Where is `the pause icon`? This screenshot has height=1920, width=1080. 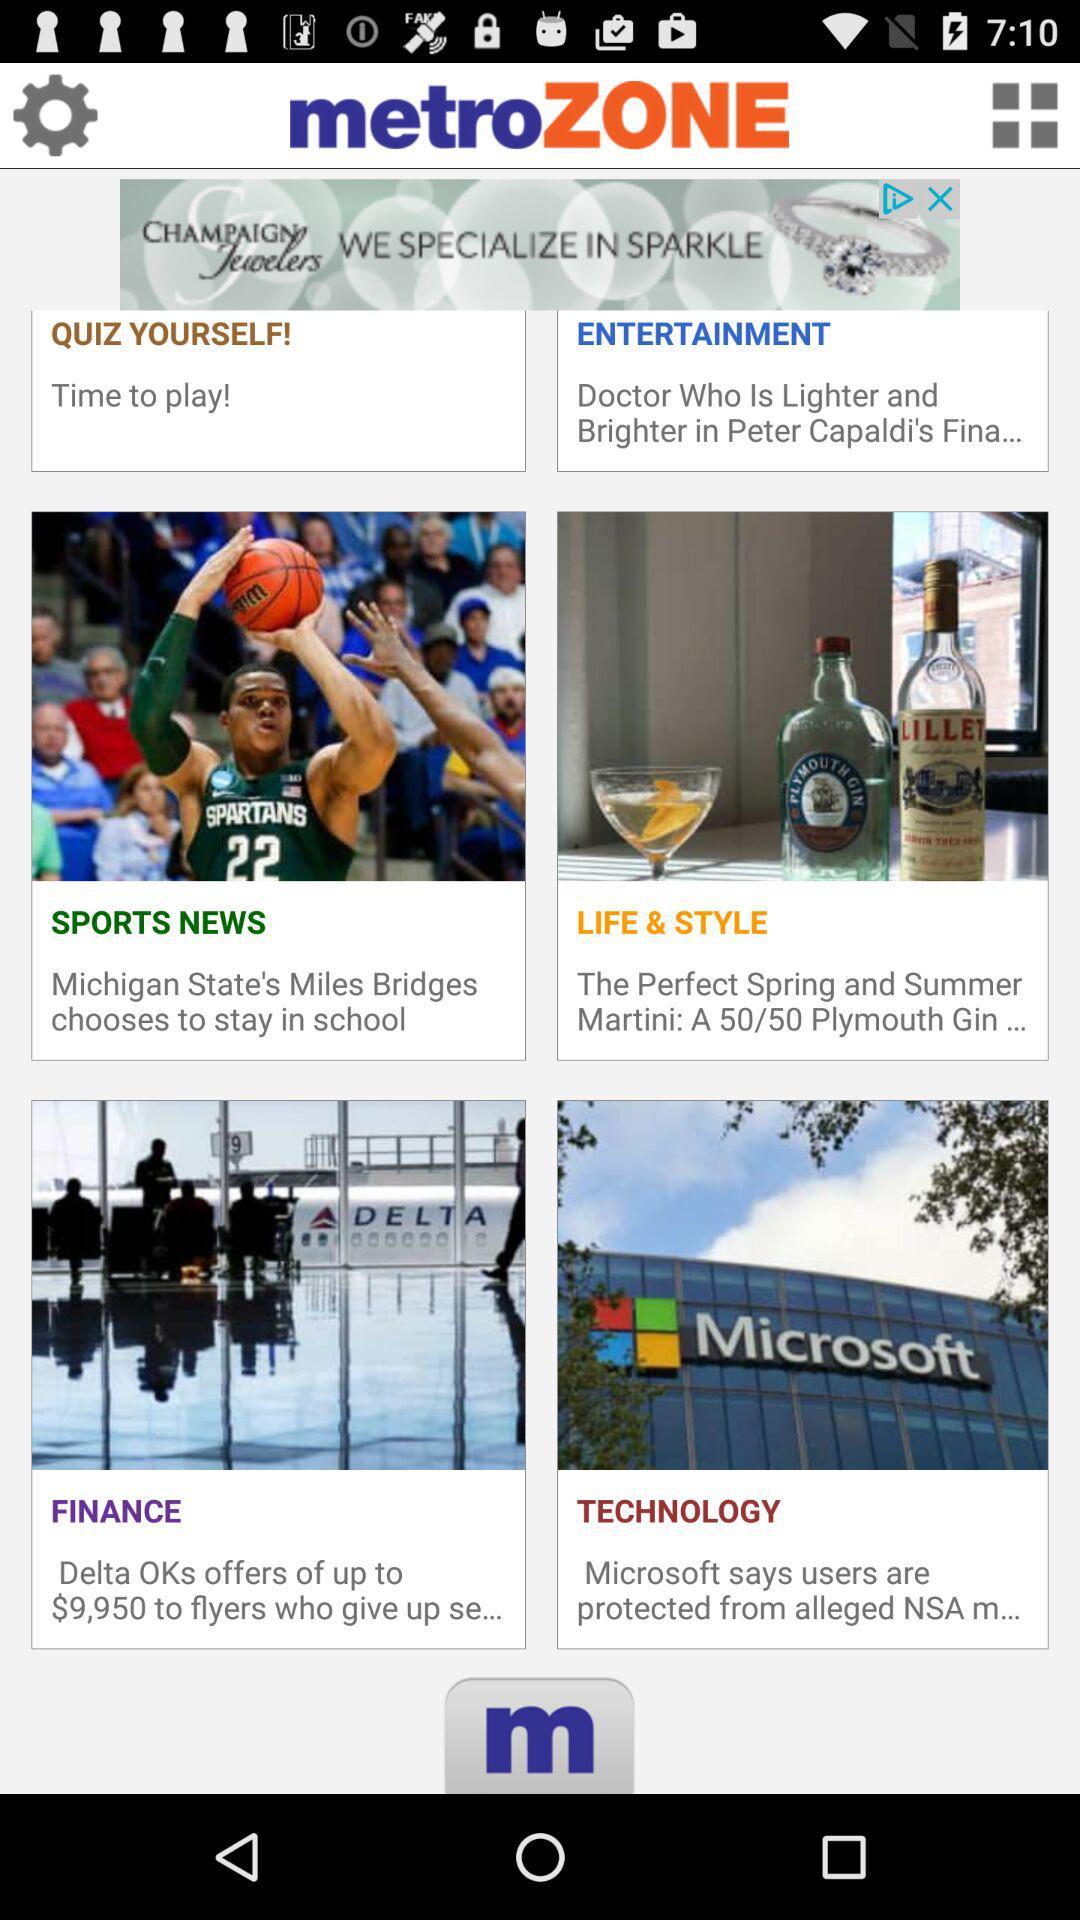 the pause icon is located at coordinates (540, 1876).